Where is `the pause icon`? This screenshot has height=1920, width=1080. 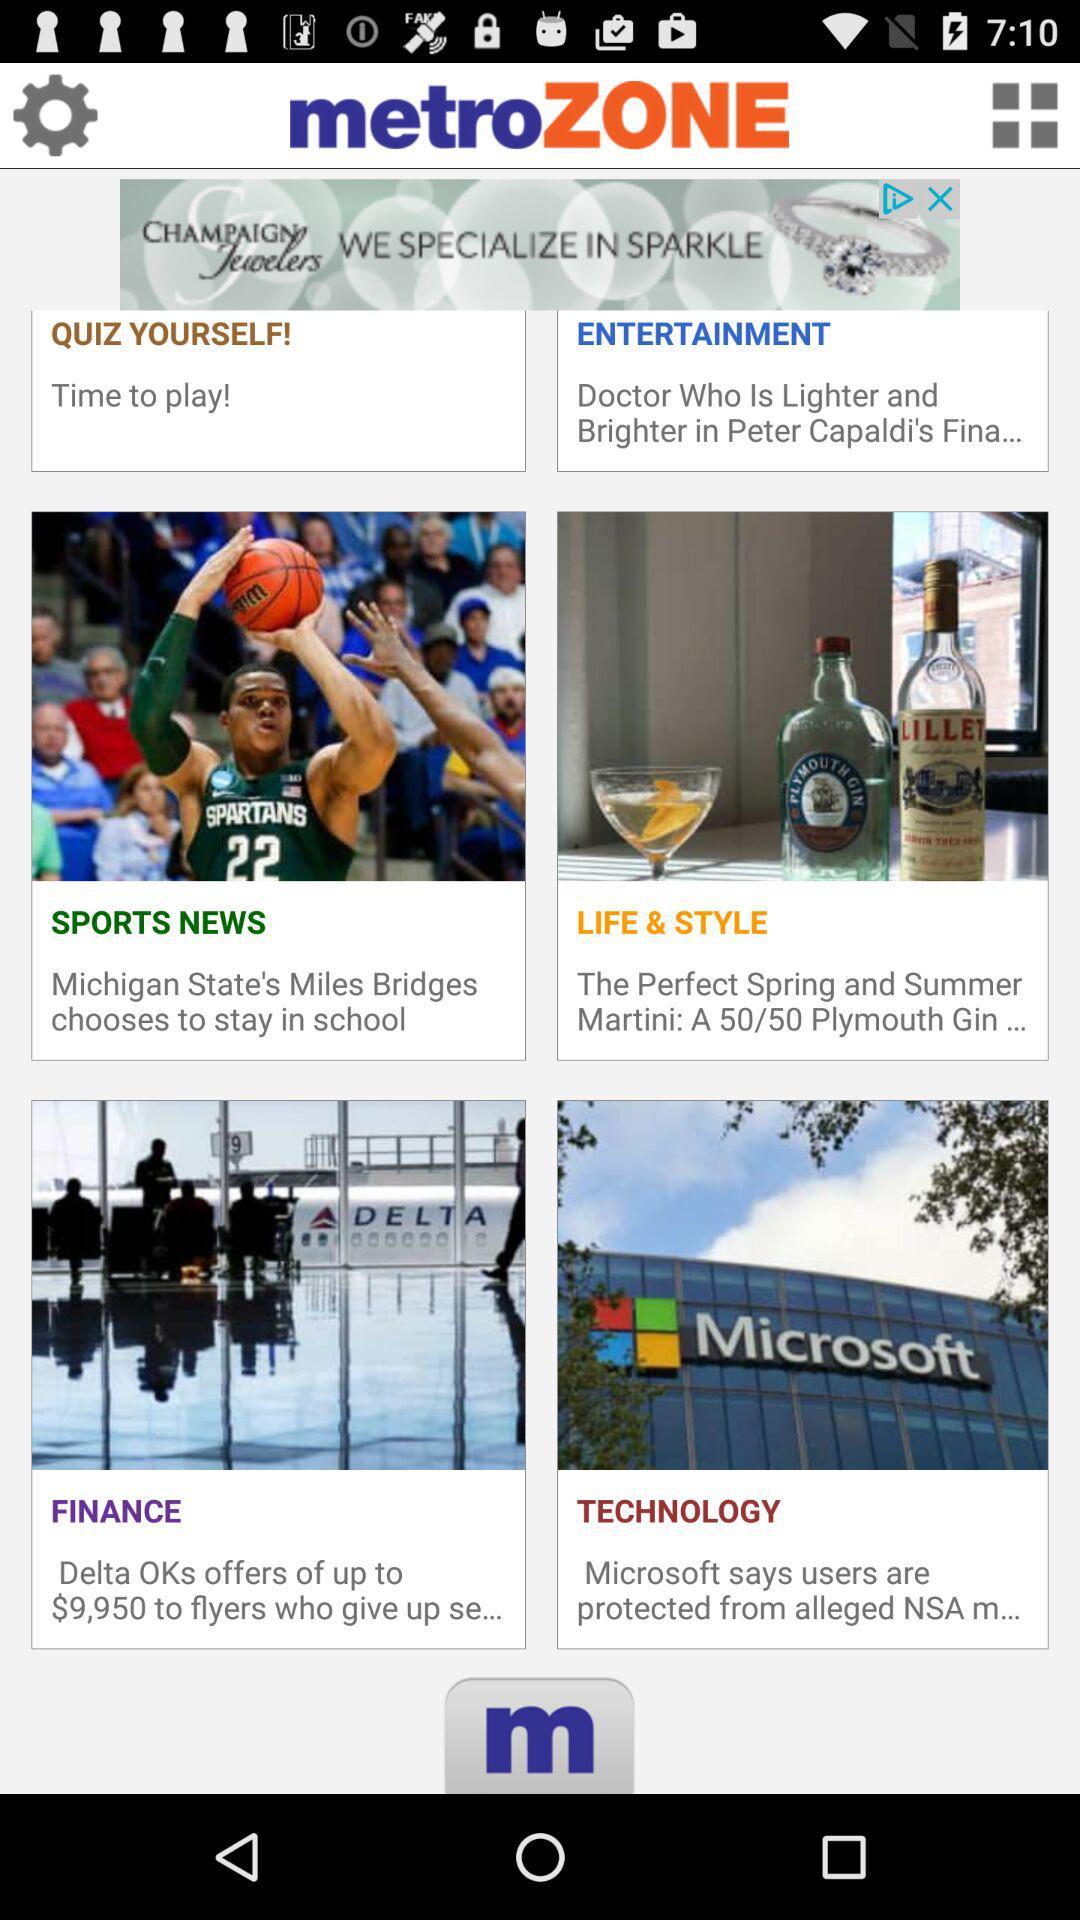 the pause icon is located at coordinates (540, 1876).